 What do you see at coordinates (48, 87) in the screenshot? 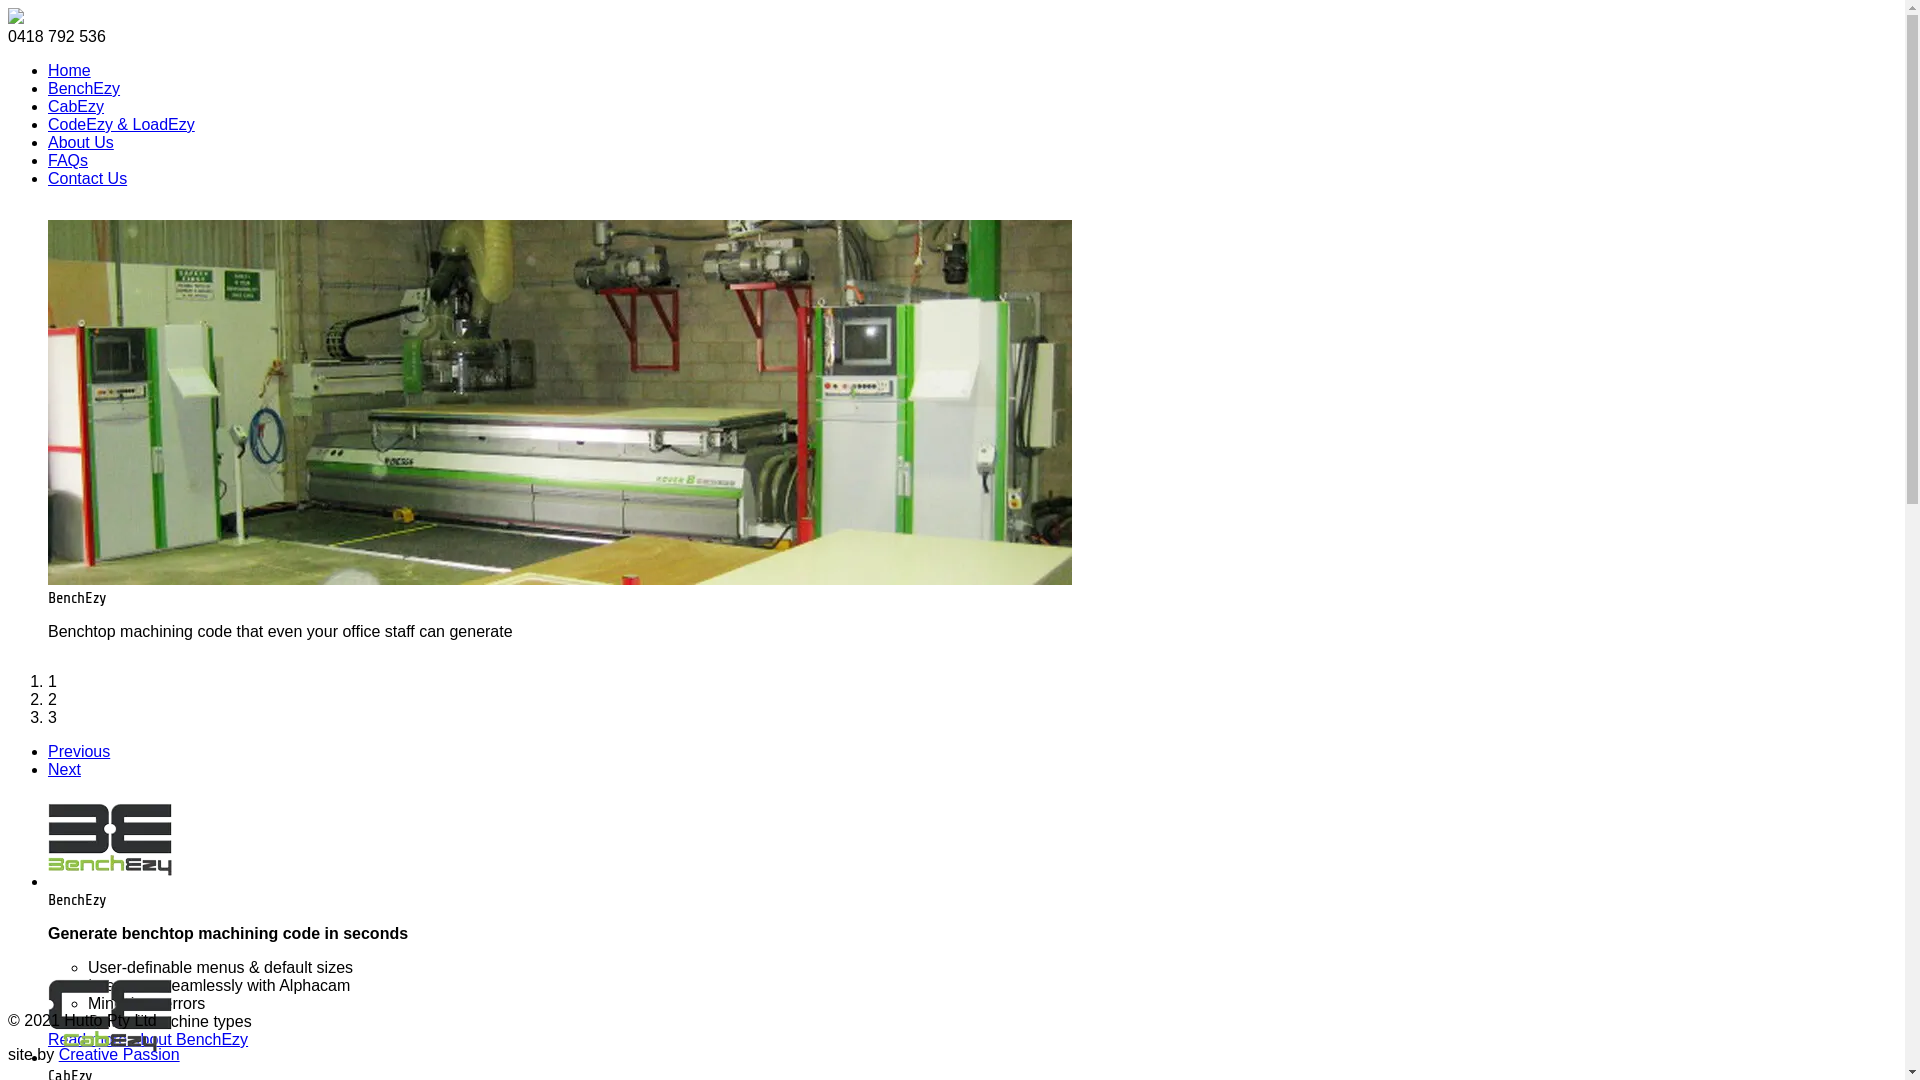
I see `'BenchEzy'` at bounding box center [48, 87].